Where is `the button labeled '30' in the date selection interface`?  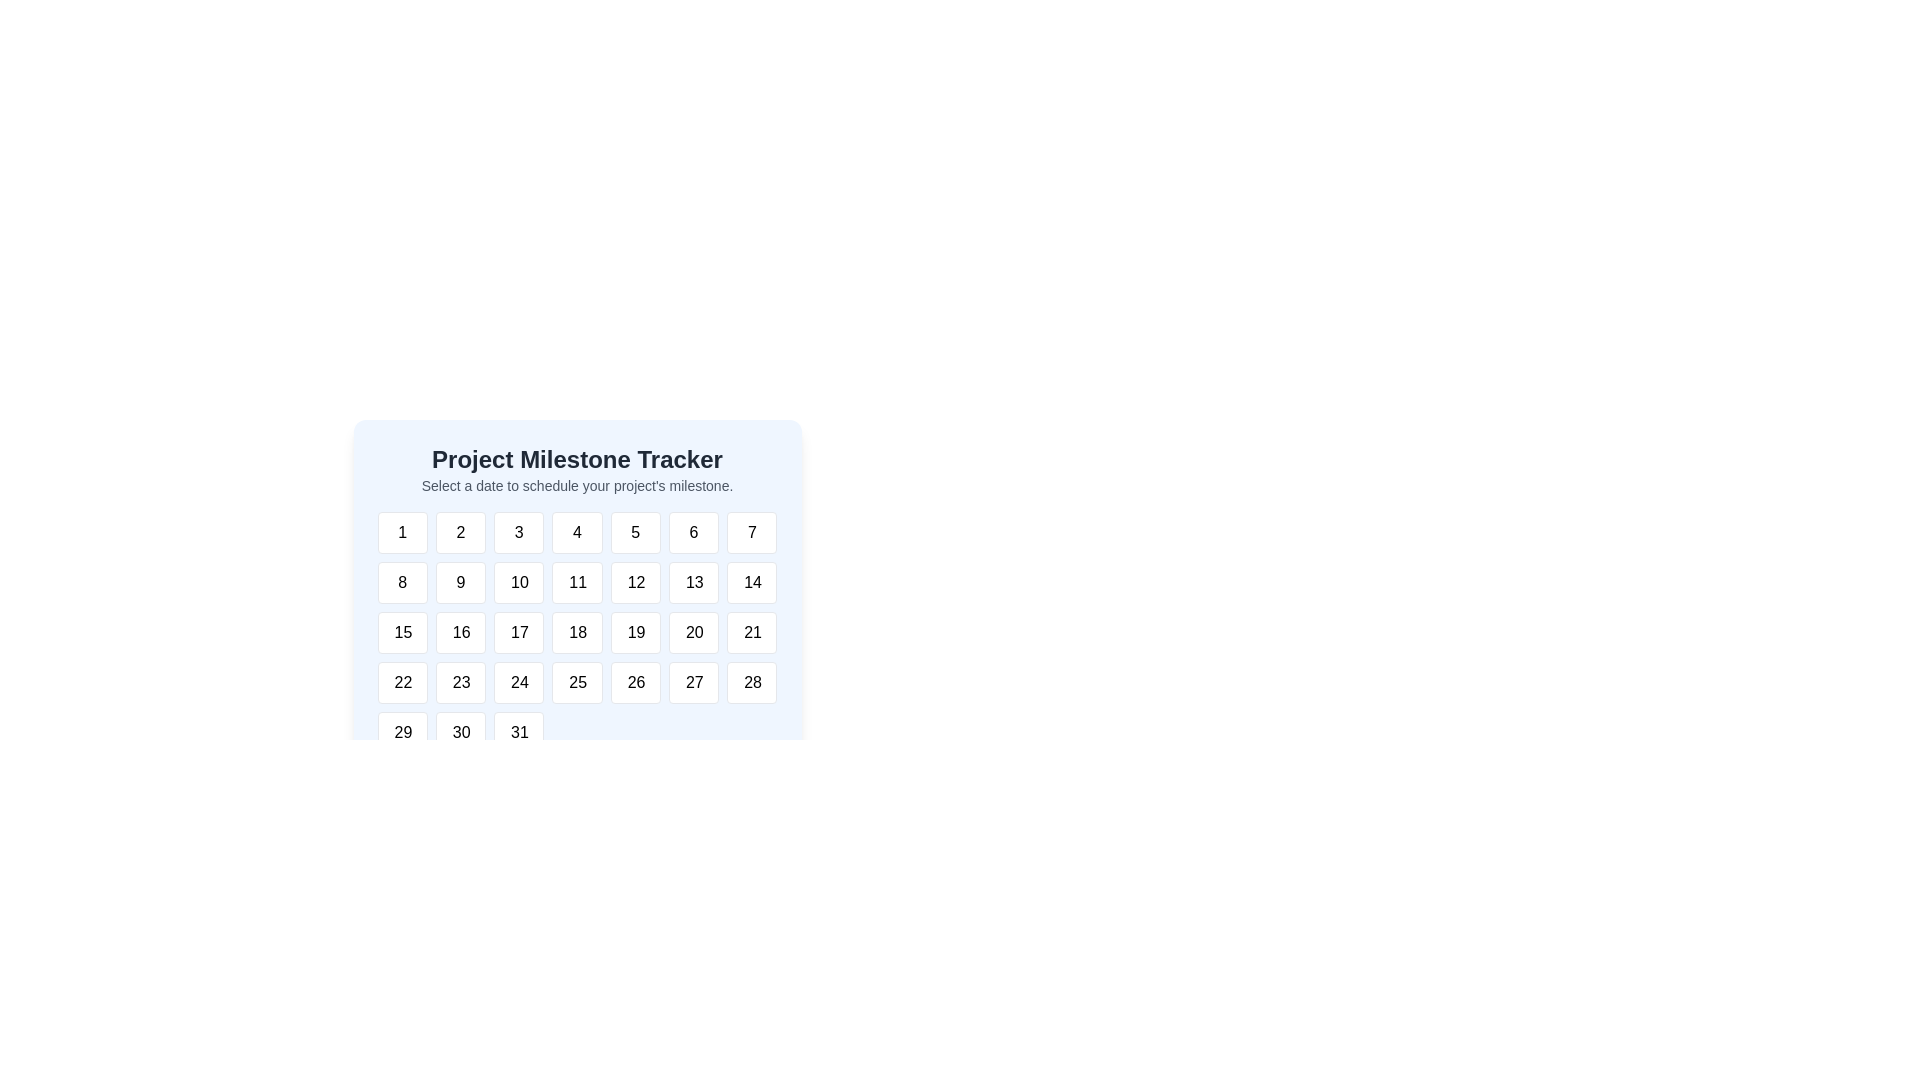
the button labeled '30' in the date selection interface is located at coordinates (459, 732).